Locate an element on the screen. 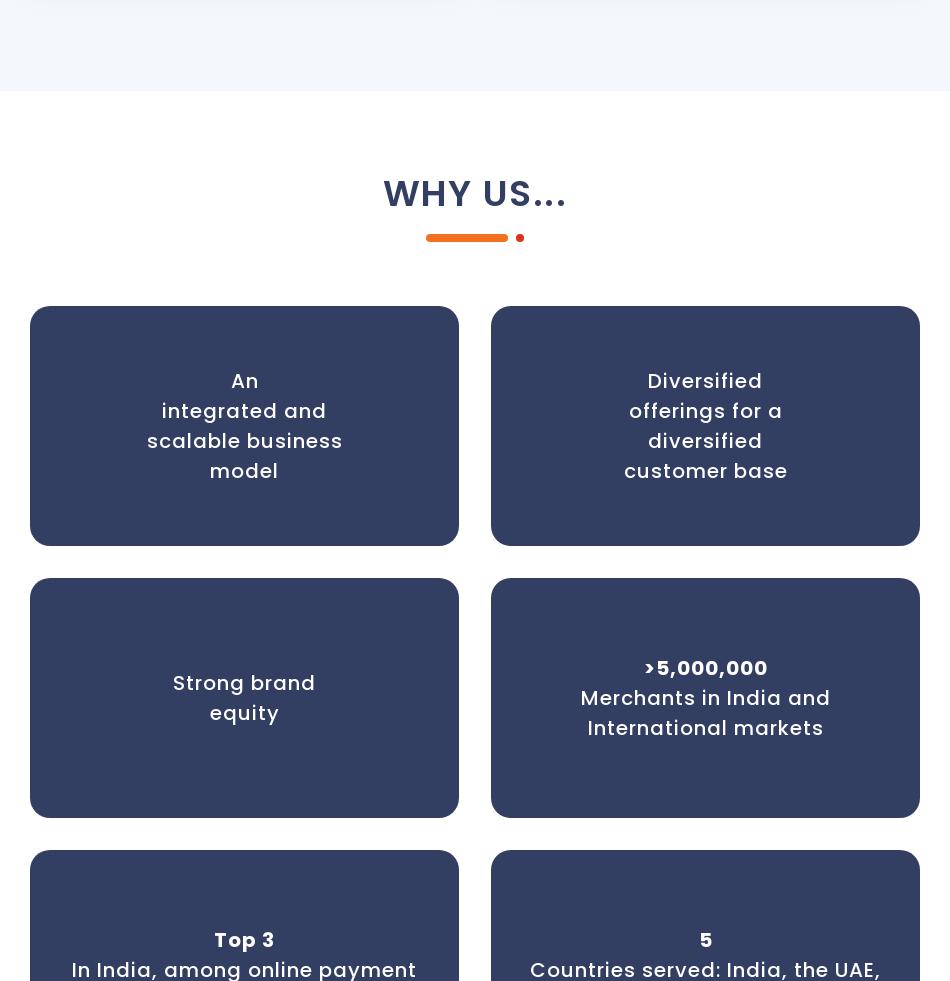 The image size is (950, 981). 'scalable business' is located at coordinates (242, 439).